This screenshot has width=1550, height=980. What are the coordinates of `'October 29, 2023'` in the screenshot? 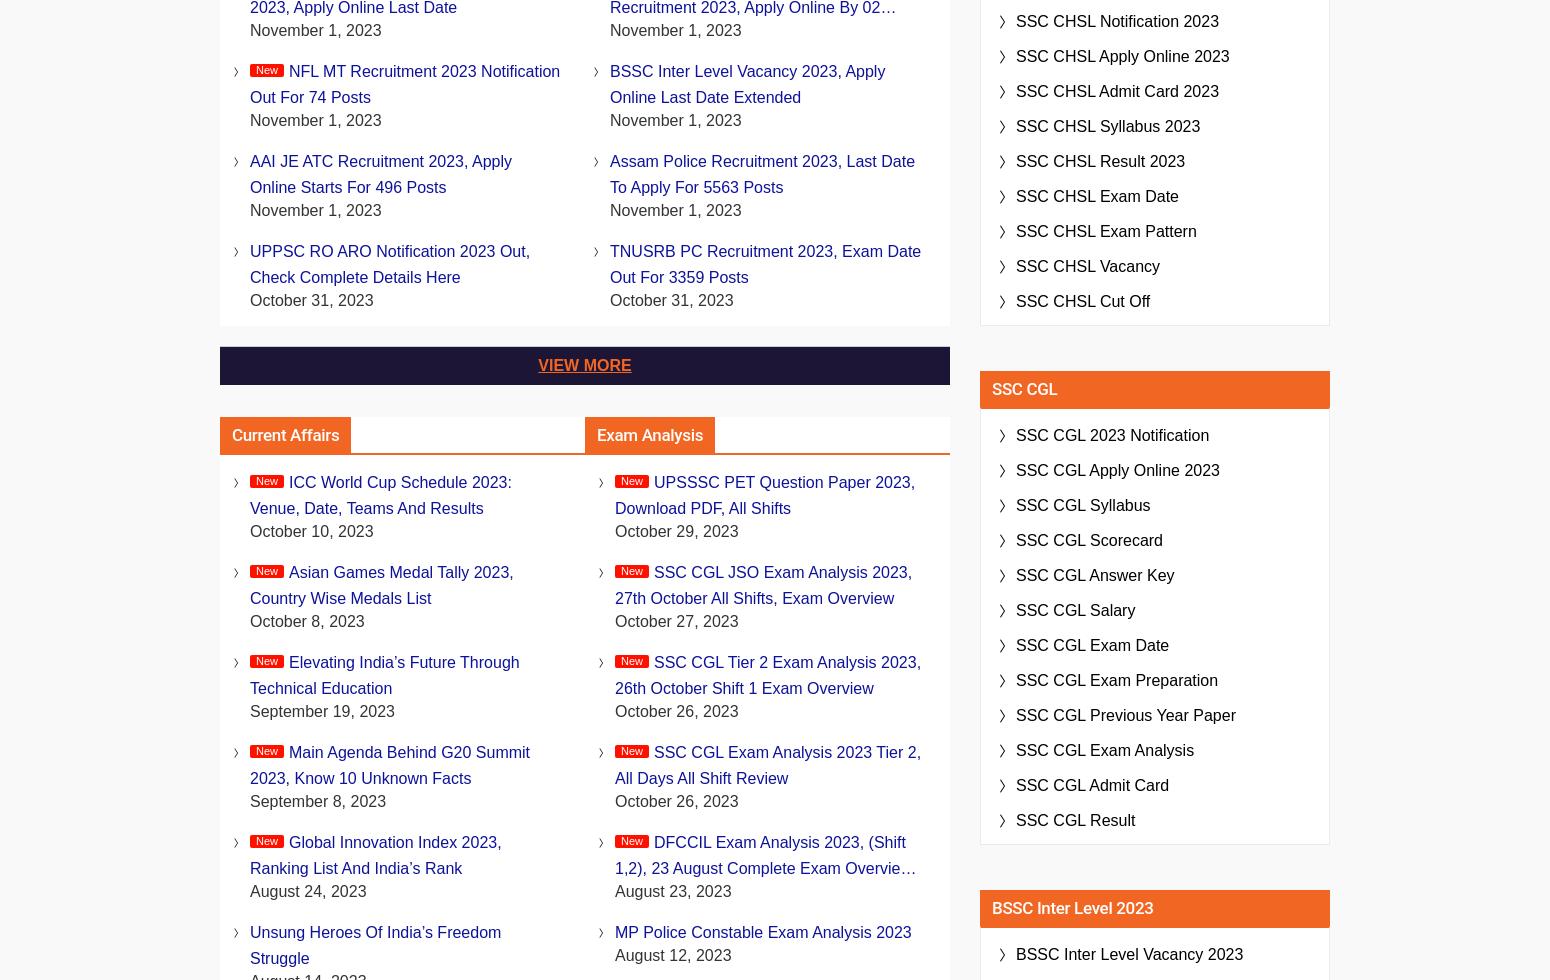 It's located at (675, 531).